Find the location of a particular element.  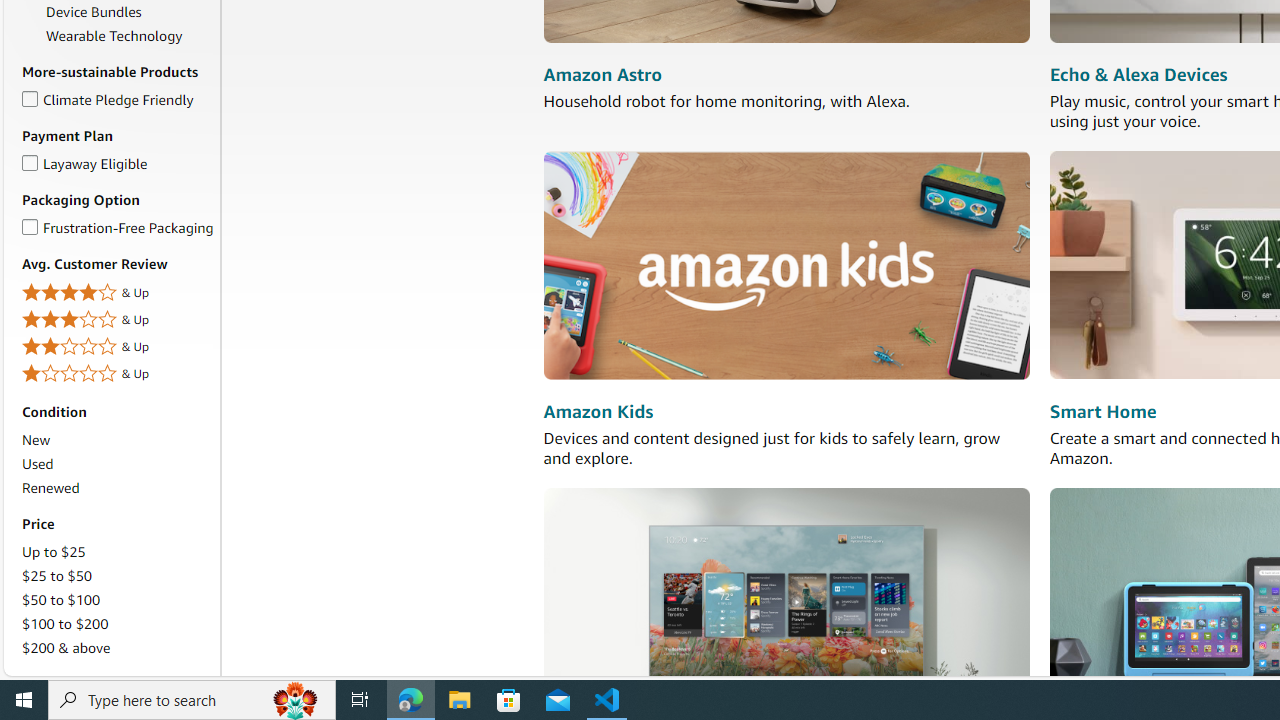

'Frustration-Free Packaging' is located at coordinates (30, 223).